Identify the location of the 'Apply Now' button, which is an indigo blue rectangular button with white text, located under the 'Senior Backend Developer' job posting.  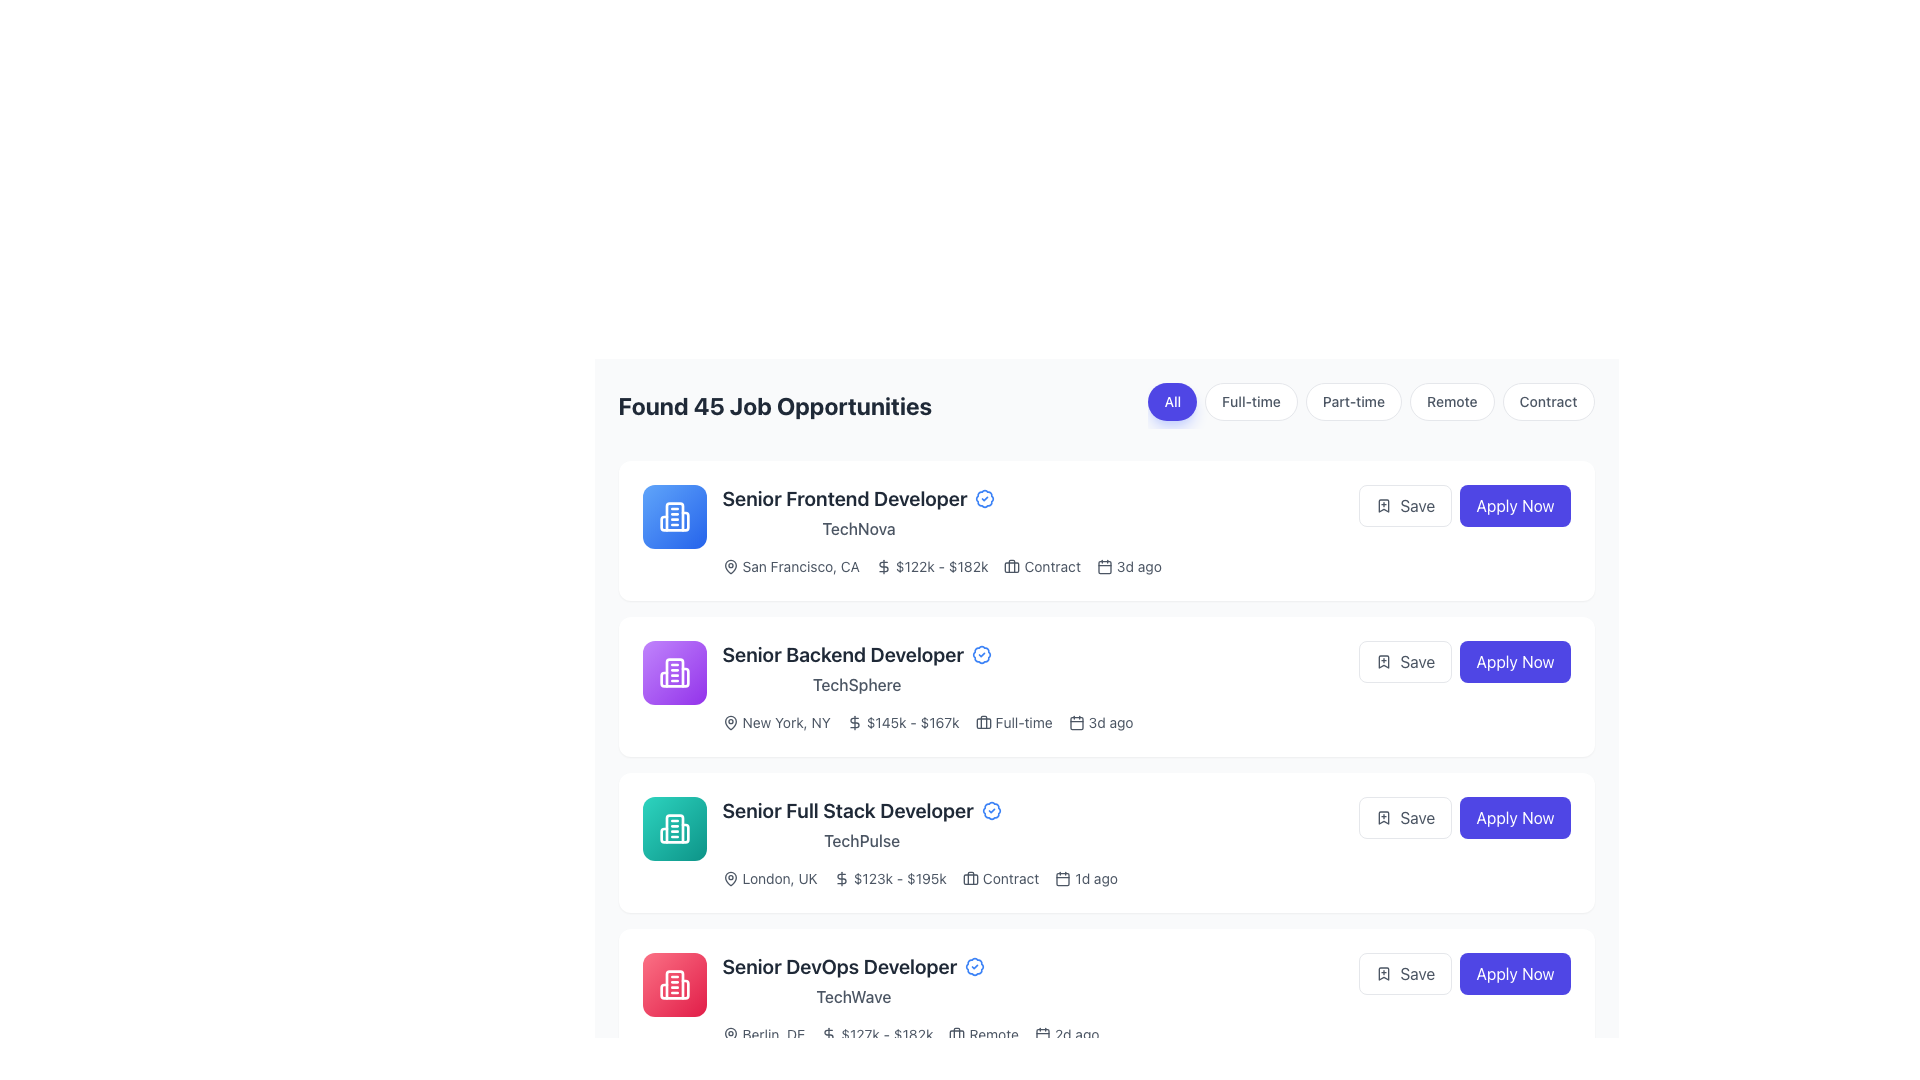
(1515, 662).